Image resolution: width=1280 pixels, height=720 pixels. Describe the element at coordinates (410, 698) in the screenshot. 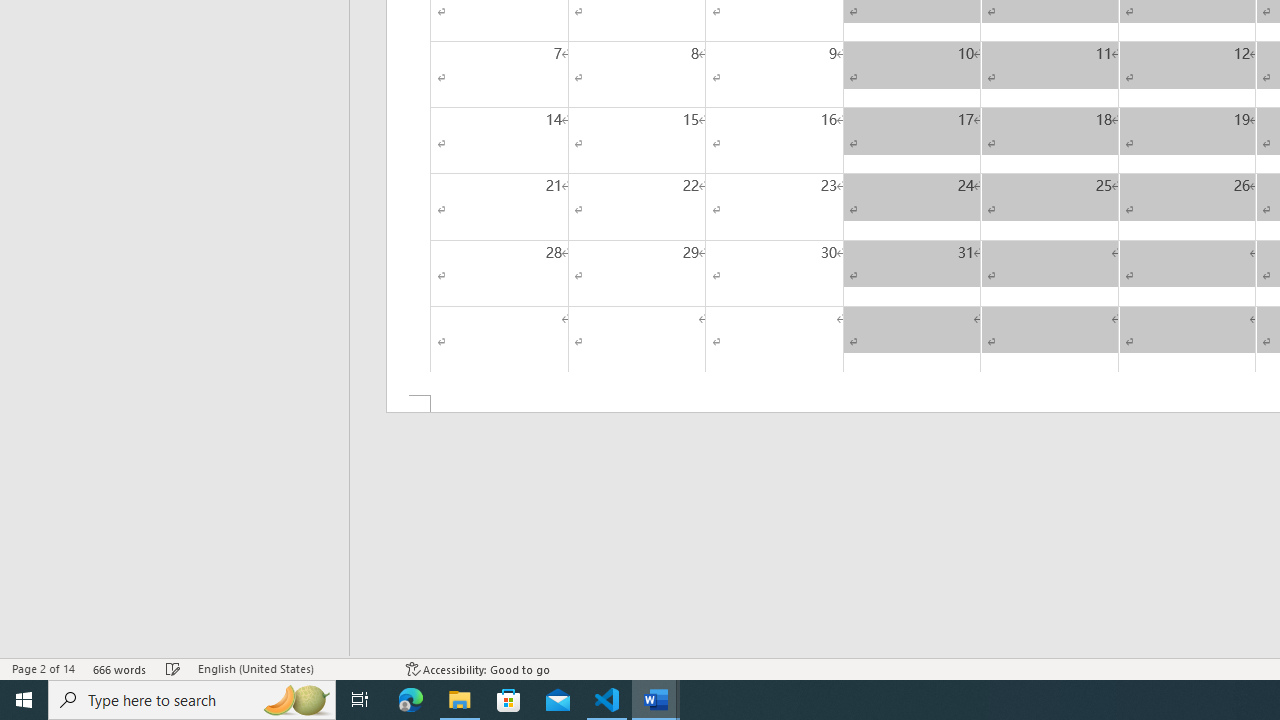

I see `'Microsoft Edge'` at that location.